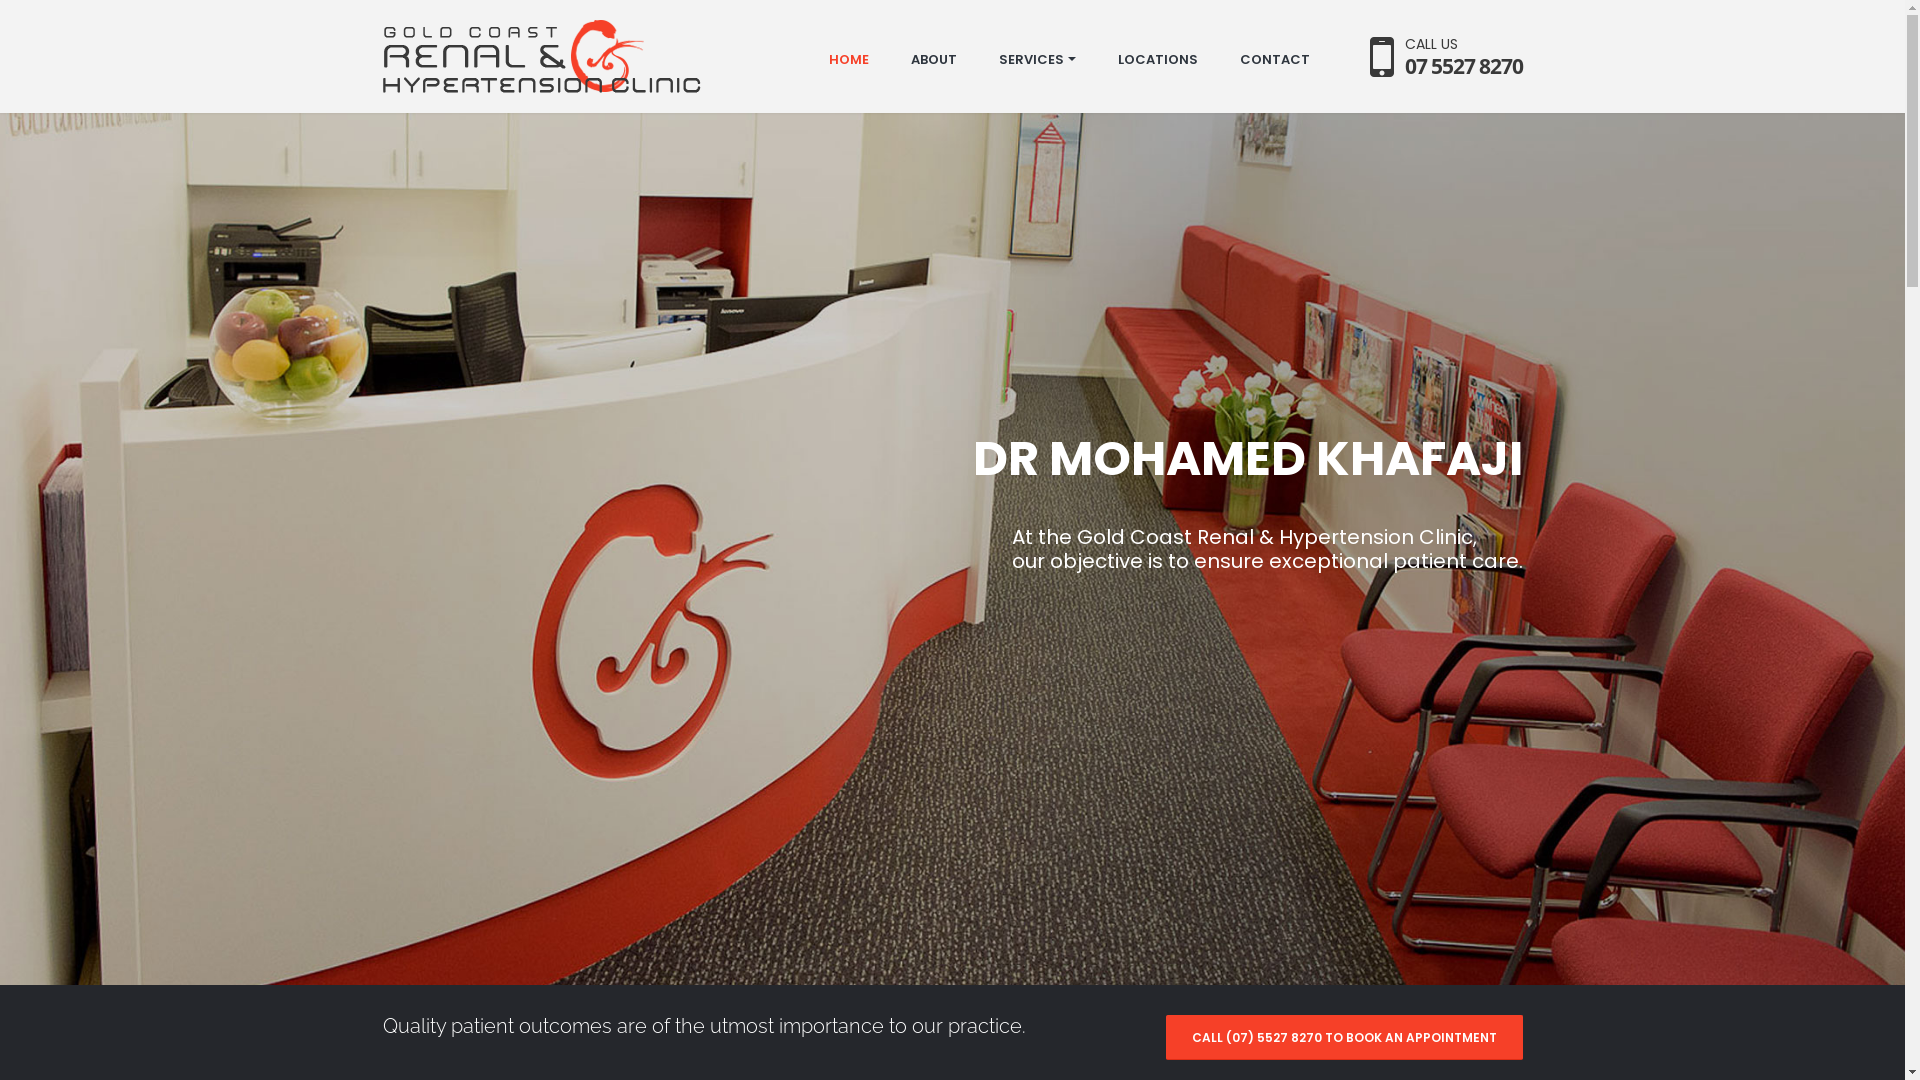 Image resolution: width=1920 pixels, height=1080 pixels. I want to click on 'CALL (07) 5527 8270 TO BOOK AN APPOINTMENT', so click(1166, 1036).